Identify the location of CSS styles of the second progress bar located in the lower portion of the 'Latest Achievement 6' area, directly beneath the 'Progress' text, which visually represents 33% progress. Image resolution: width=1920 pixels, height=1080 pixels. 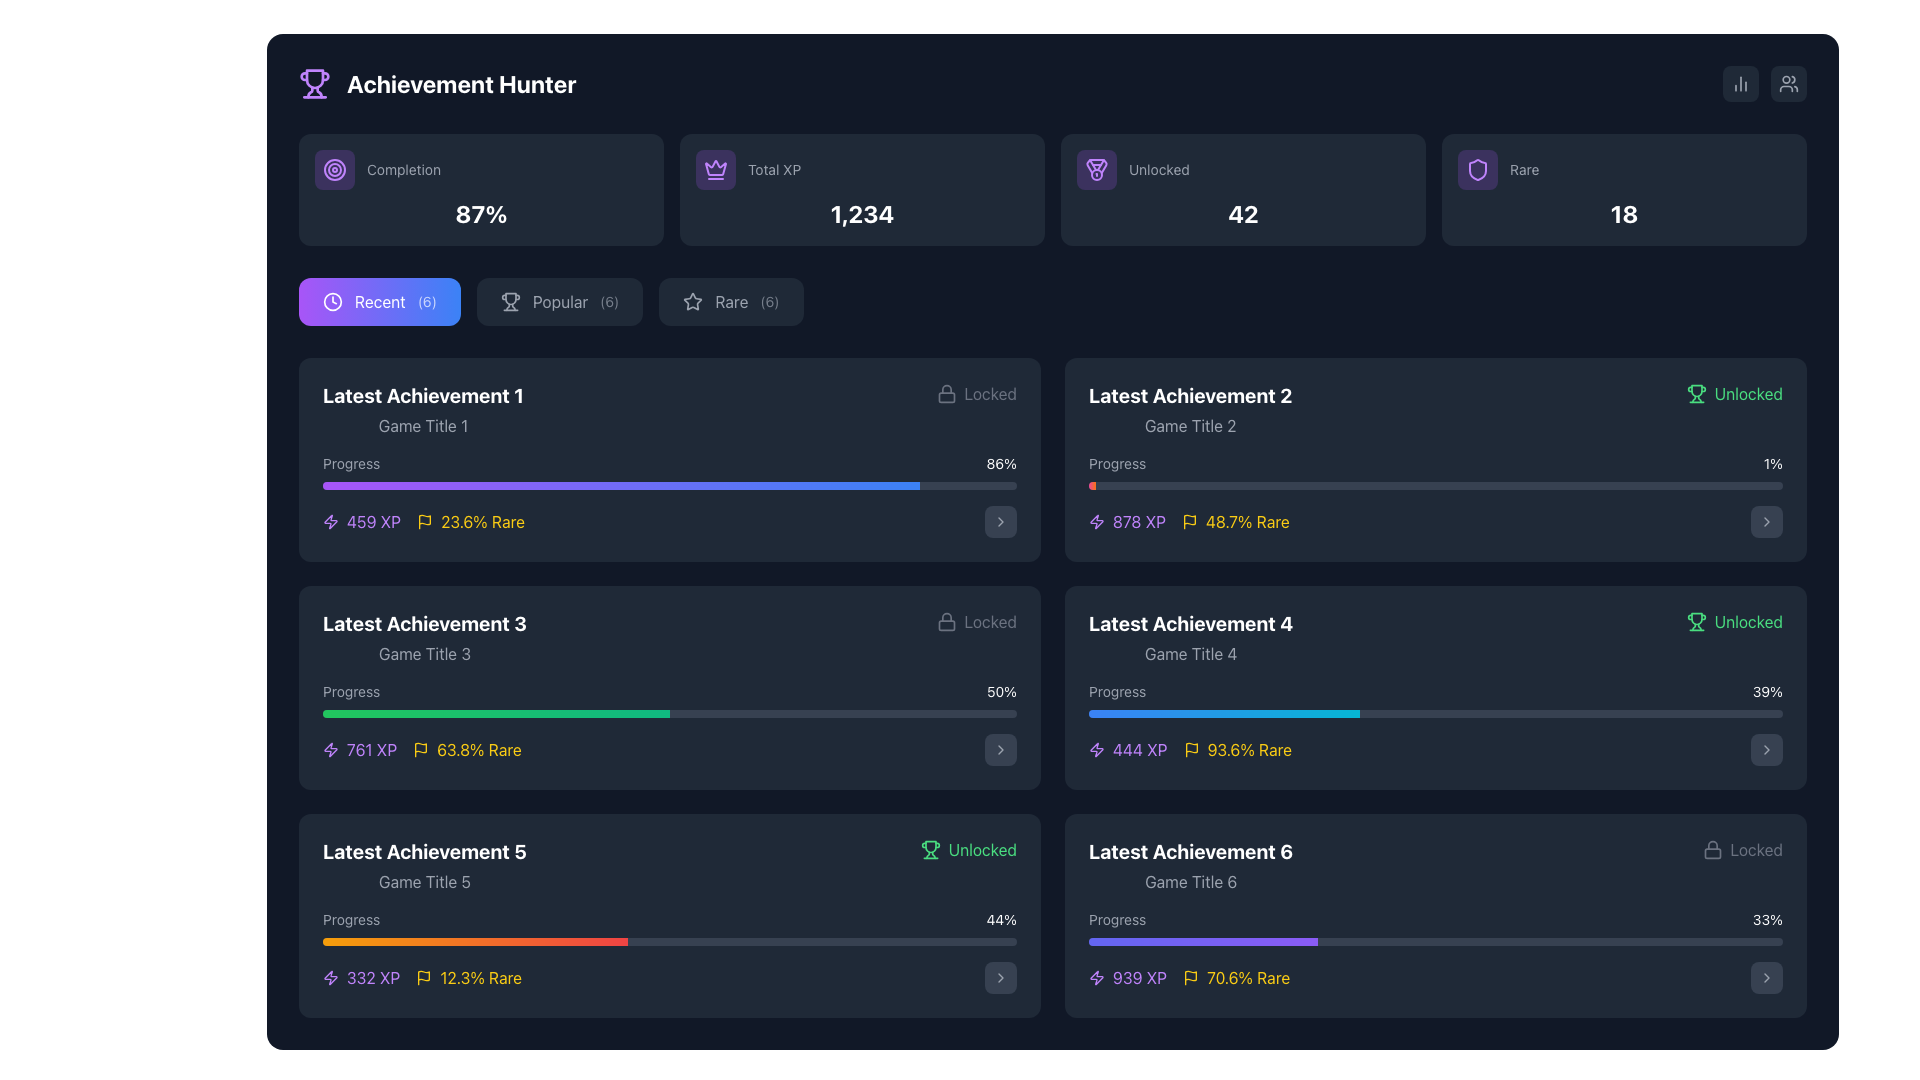
(1434, 941).